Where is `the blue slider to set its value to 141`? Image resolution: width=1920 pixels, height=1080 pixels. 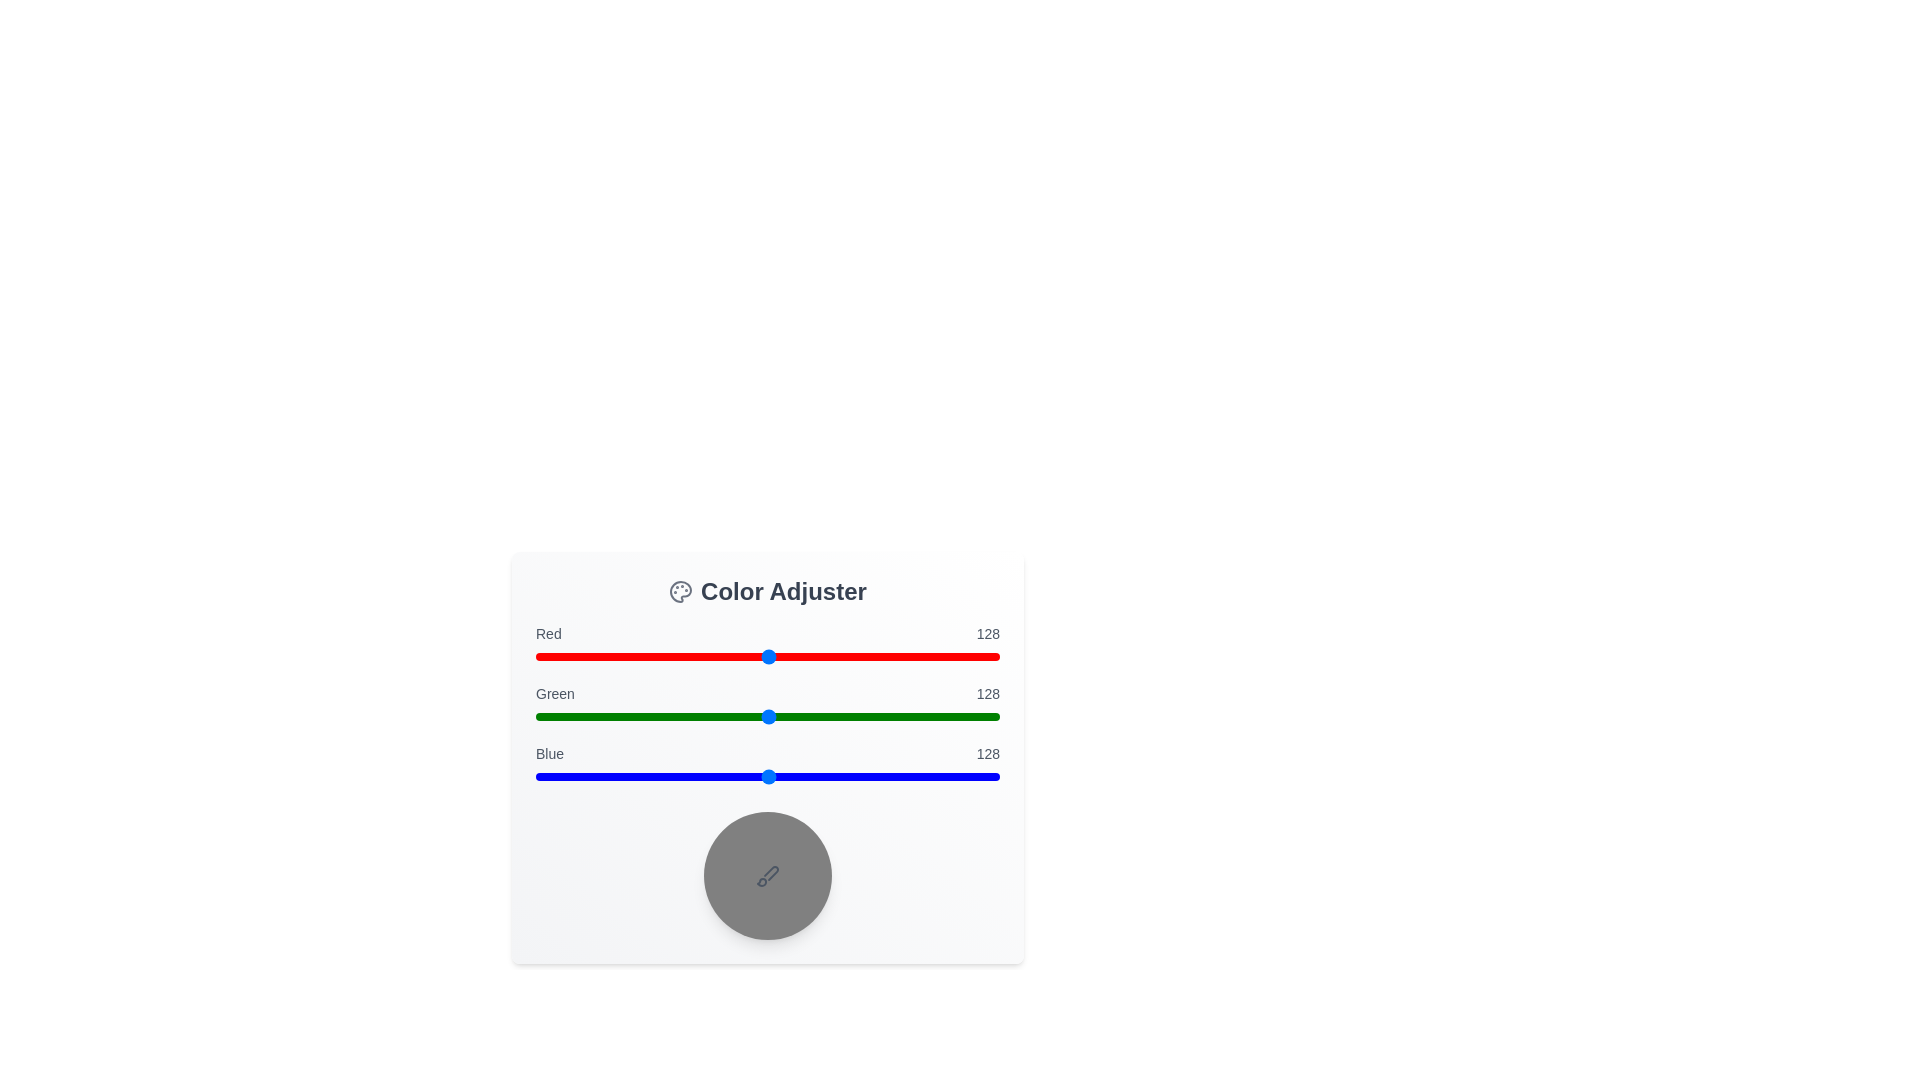
the blue slider to set its value to 141 is located at coordinates (791, 775).